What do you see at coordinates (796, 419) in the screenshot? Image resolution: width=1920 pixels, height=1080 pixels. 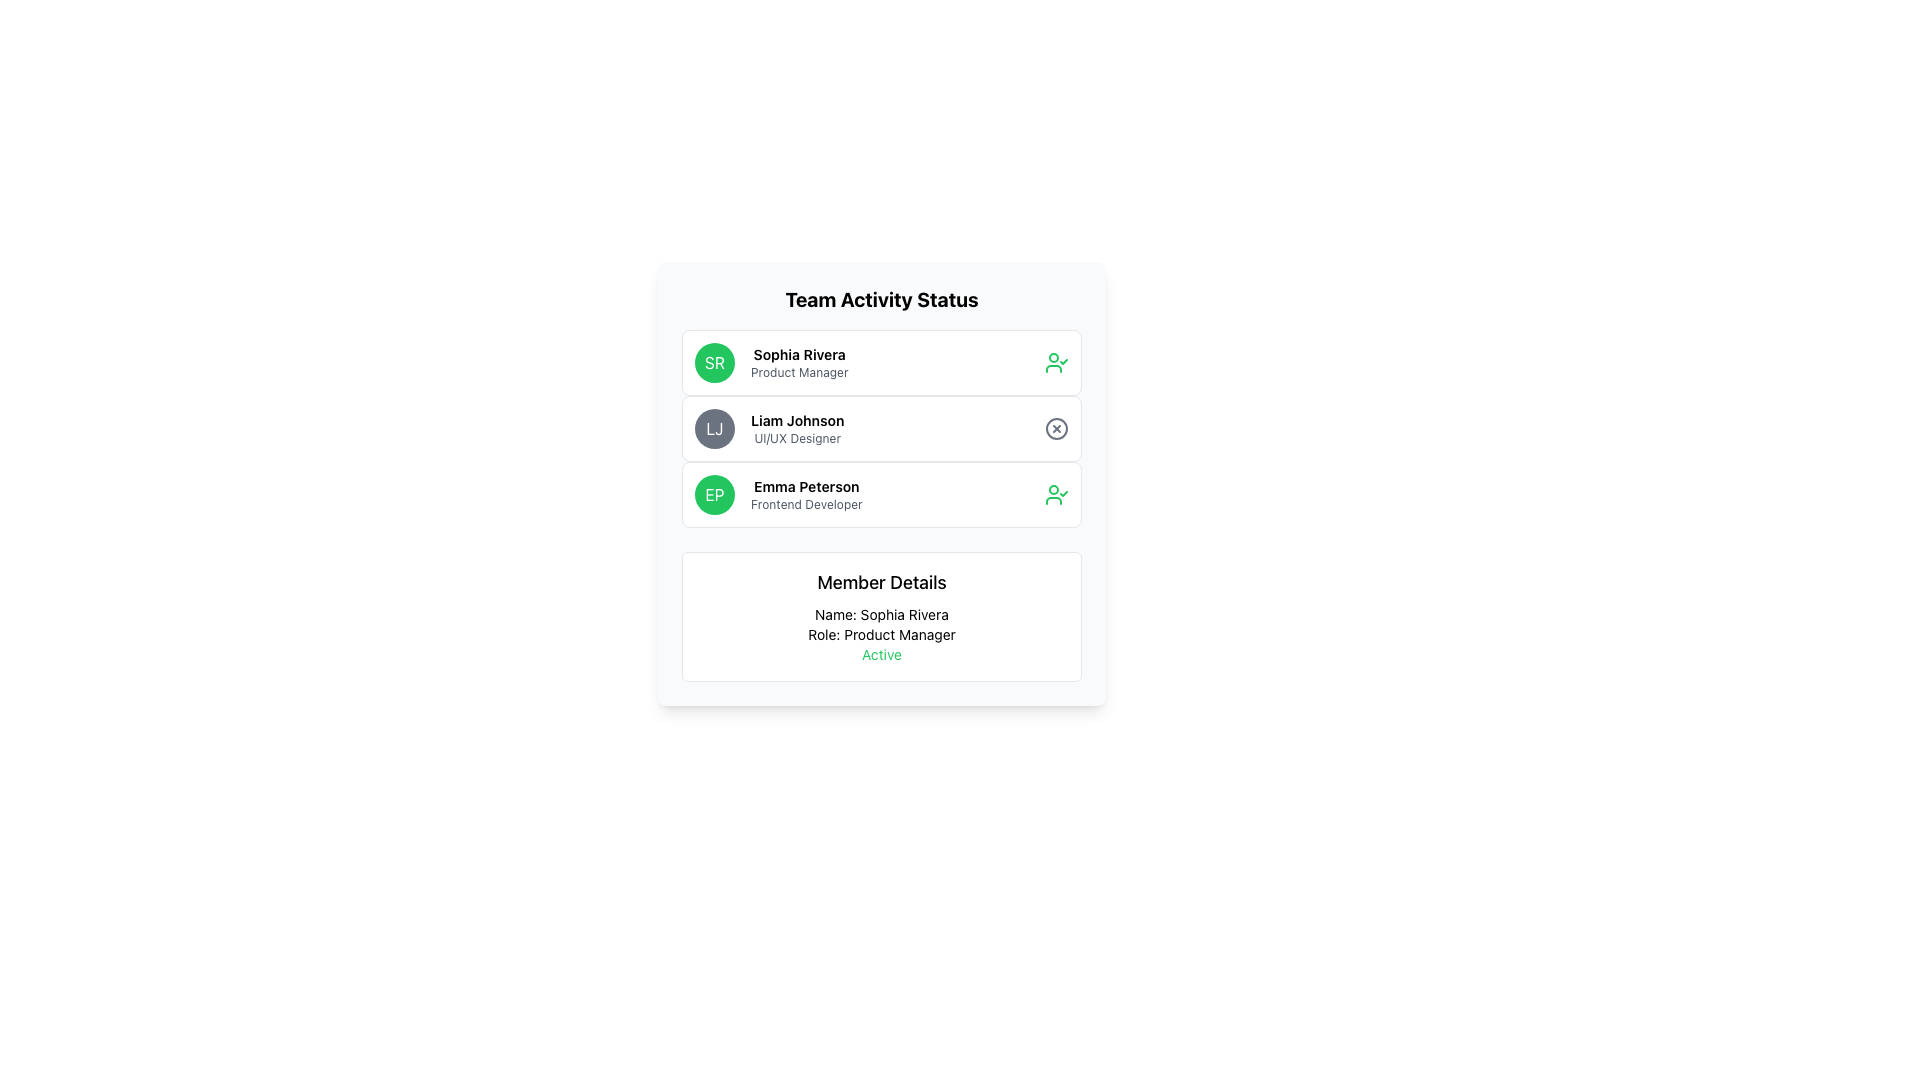 I see `text label displaying the name 'Liam Johnson' located above the 'UI/UX Designer' label in the 'Team Activity Status' section` at bounding box center [796, 419].